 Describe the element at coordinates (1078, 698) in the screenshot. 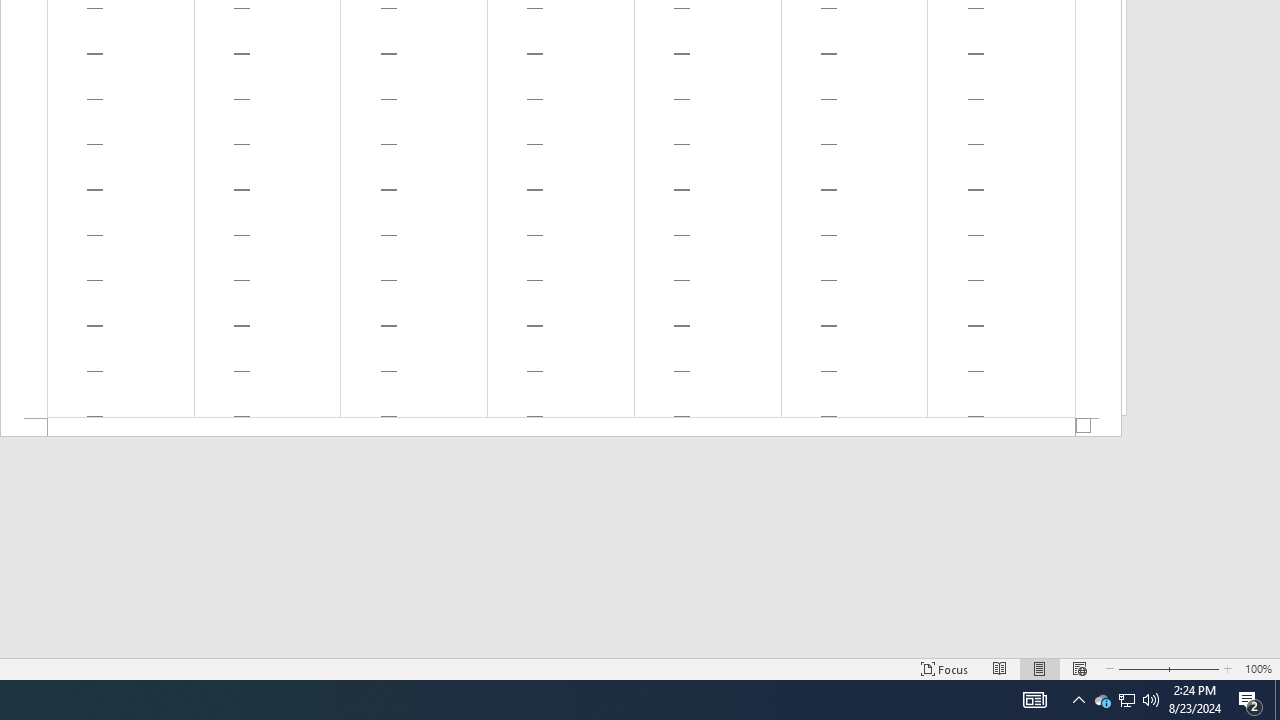

I see `'User Promoted Notification Area'` at that location.